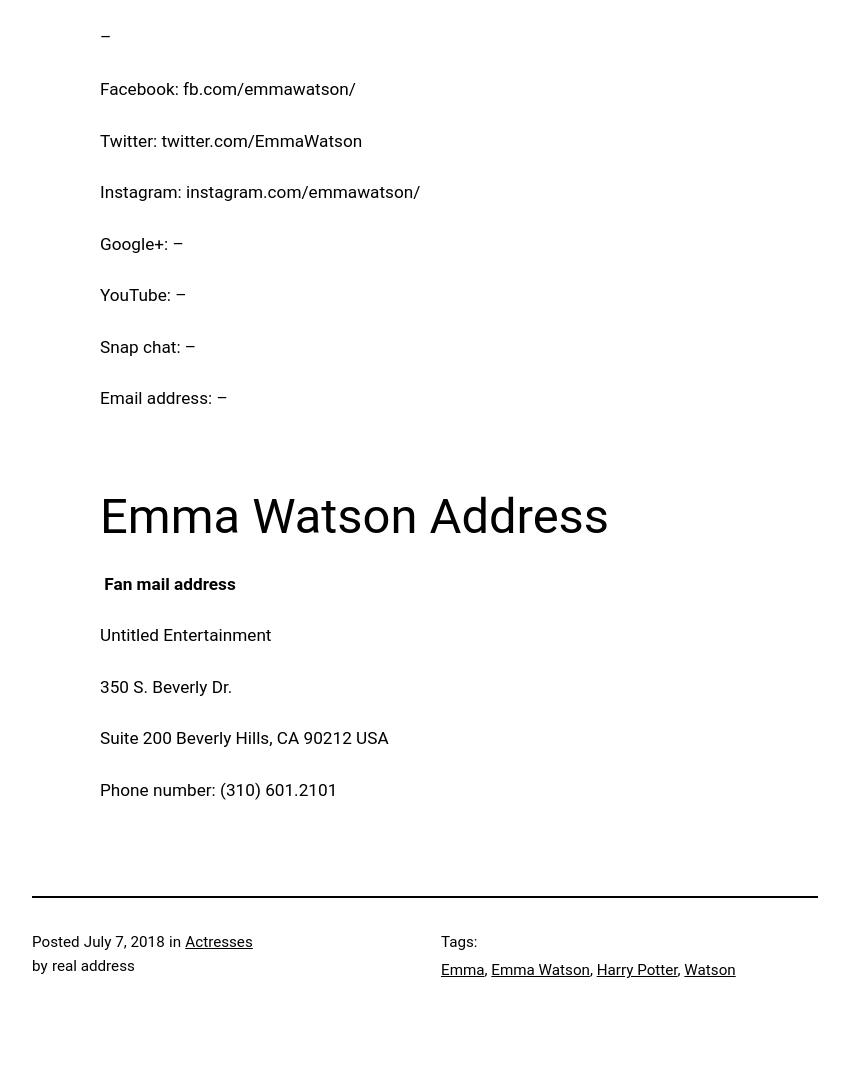 The height and width of the screenshot is (1074, 850). Describe the element at coordinates (147, 345) in the screenshot. I see `'Snap chat: –'` at that location.